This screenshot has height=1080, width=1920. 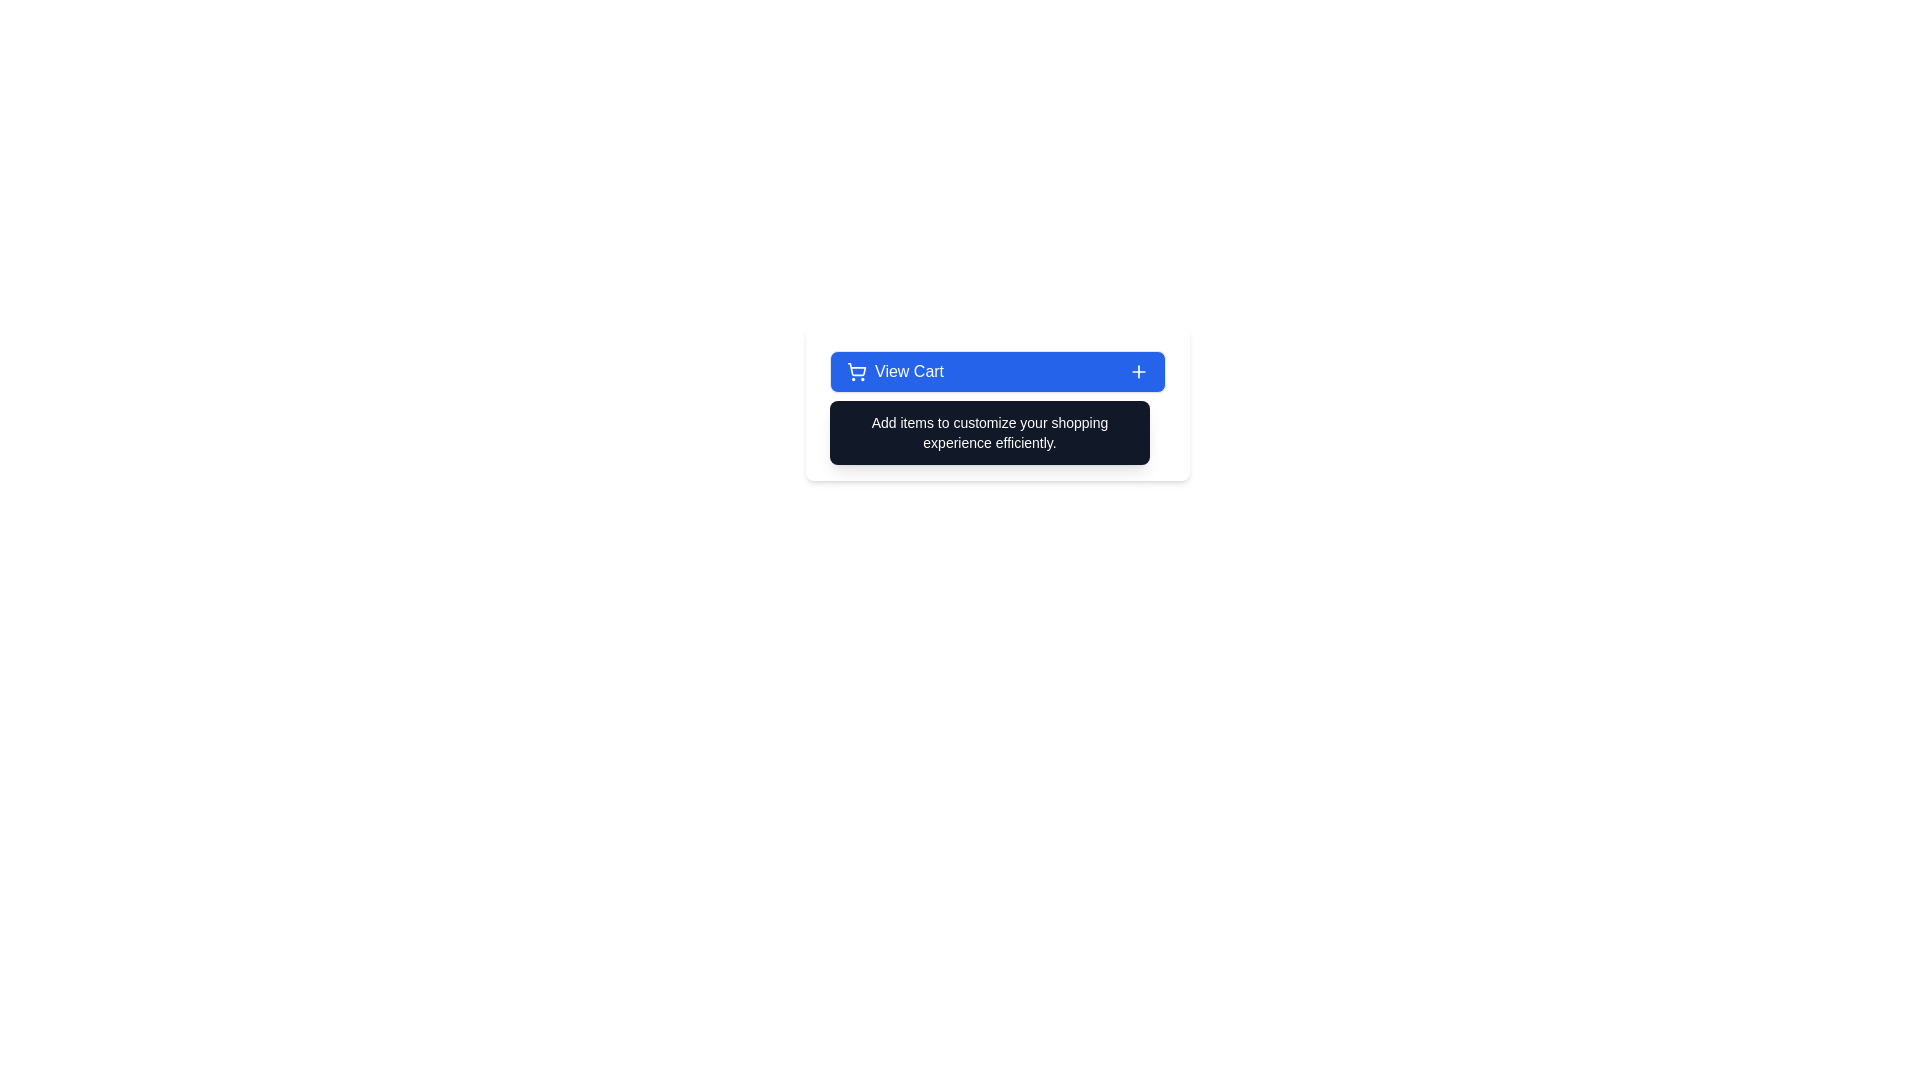 I want to click on the text label indicating cart functionality, so click(x=908, y=371).